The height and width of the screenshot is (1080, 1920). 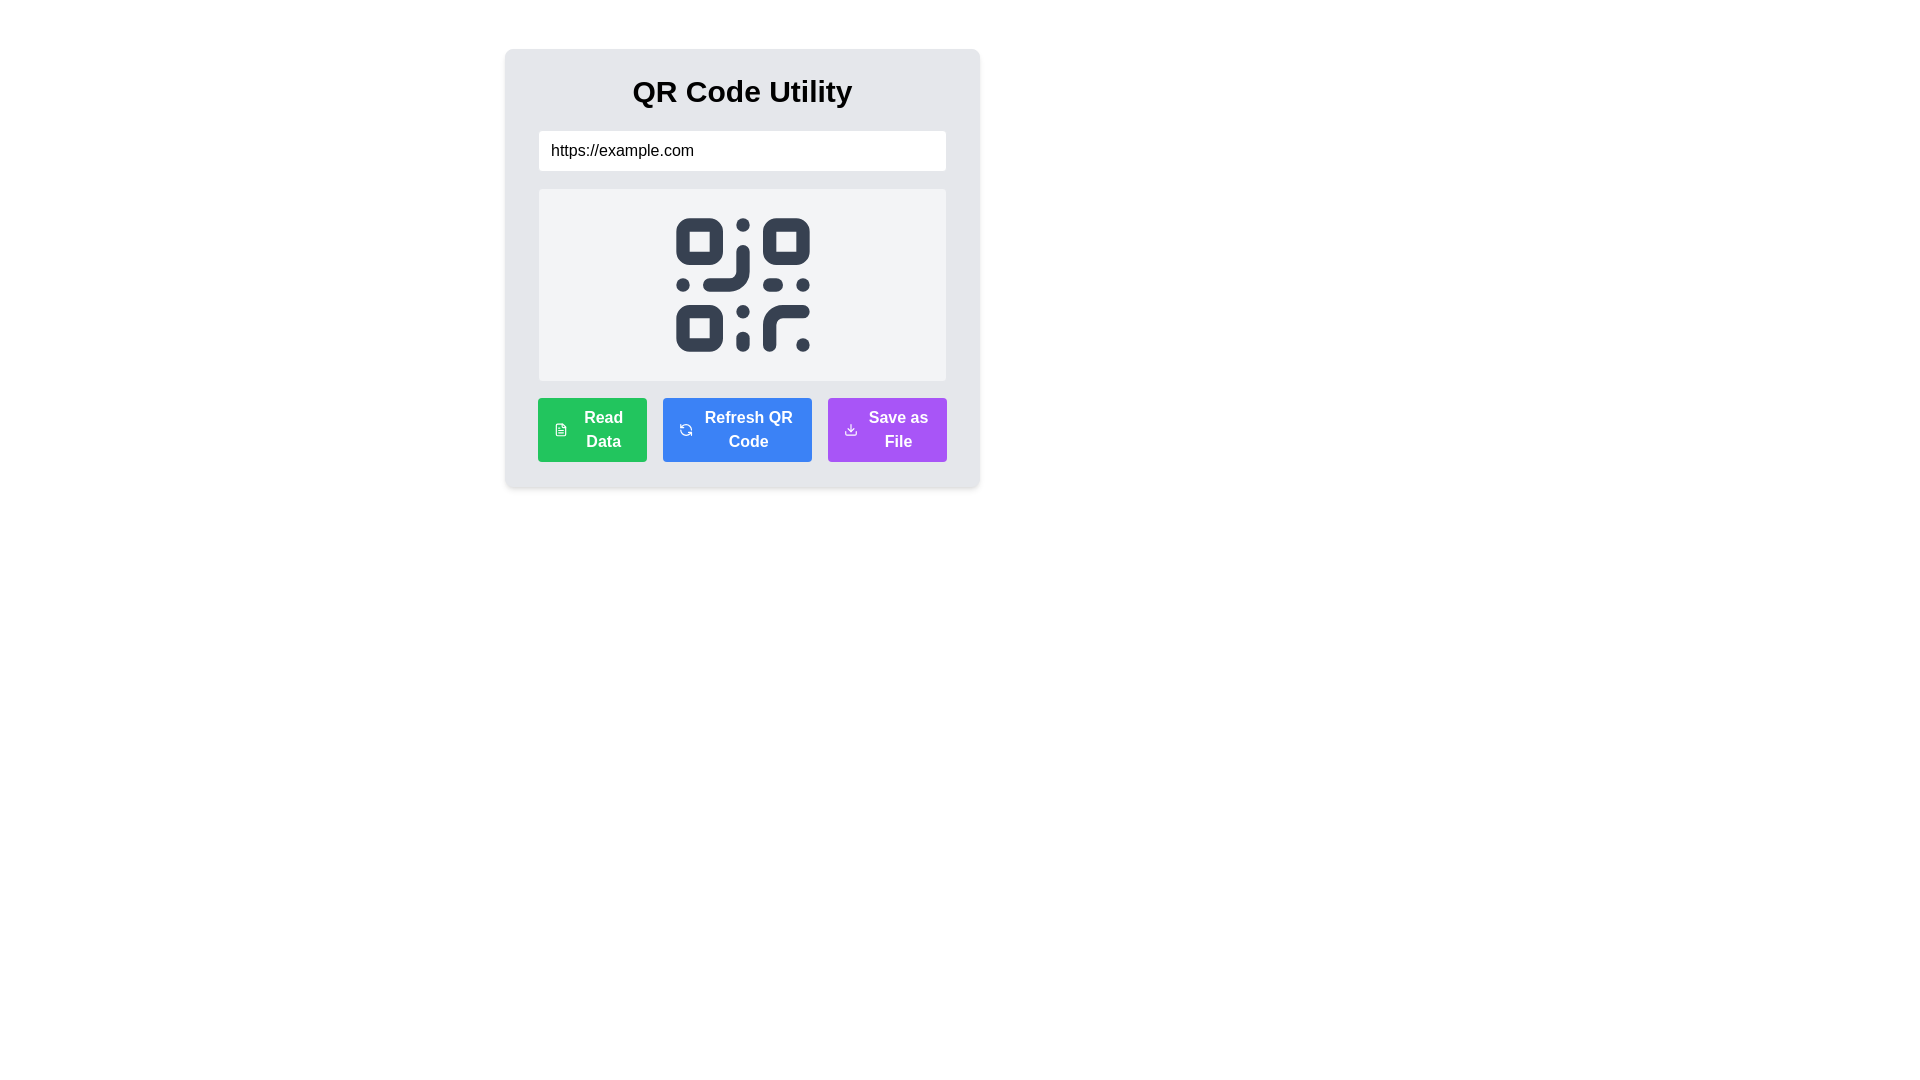 What do you see at coordinates (591, 428) in the screenshot?
I see `the green 'Read Data' button with rounded edges that displays the text 'Read Data' in white and has a file document icon to its left, located at the first position in a group of buttons below a QR code graphic` at bounding box center [591, 428].